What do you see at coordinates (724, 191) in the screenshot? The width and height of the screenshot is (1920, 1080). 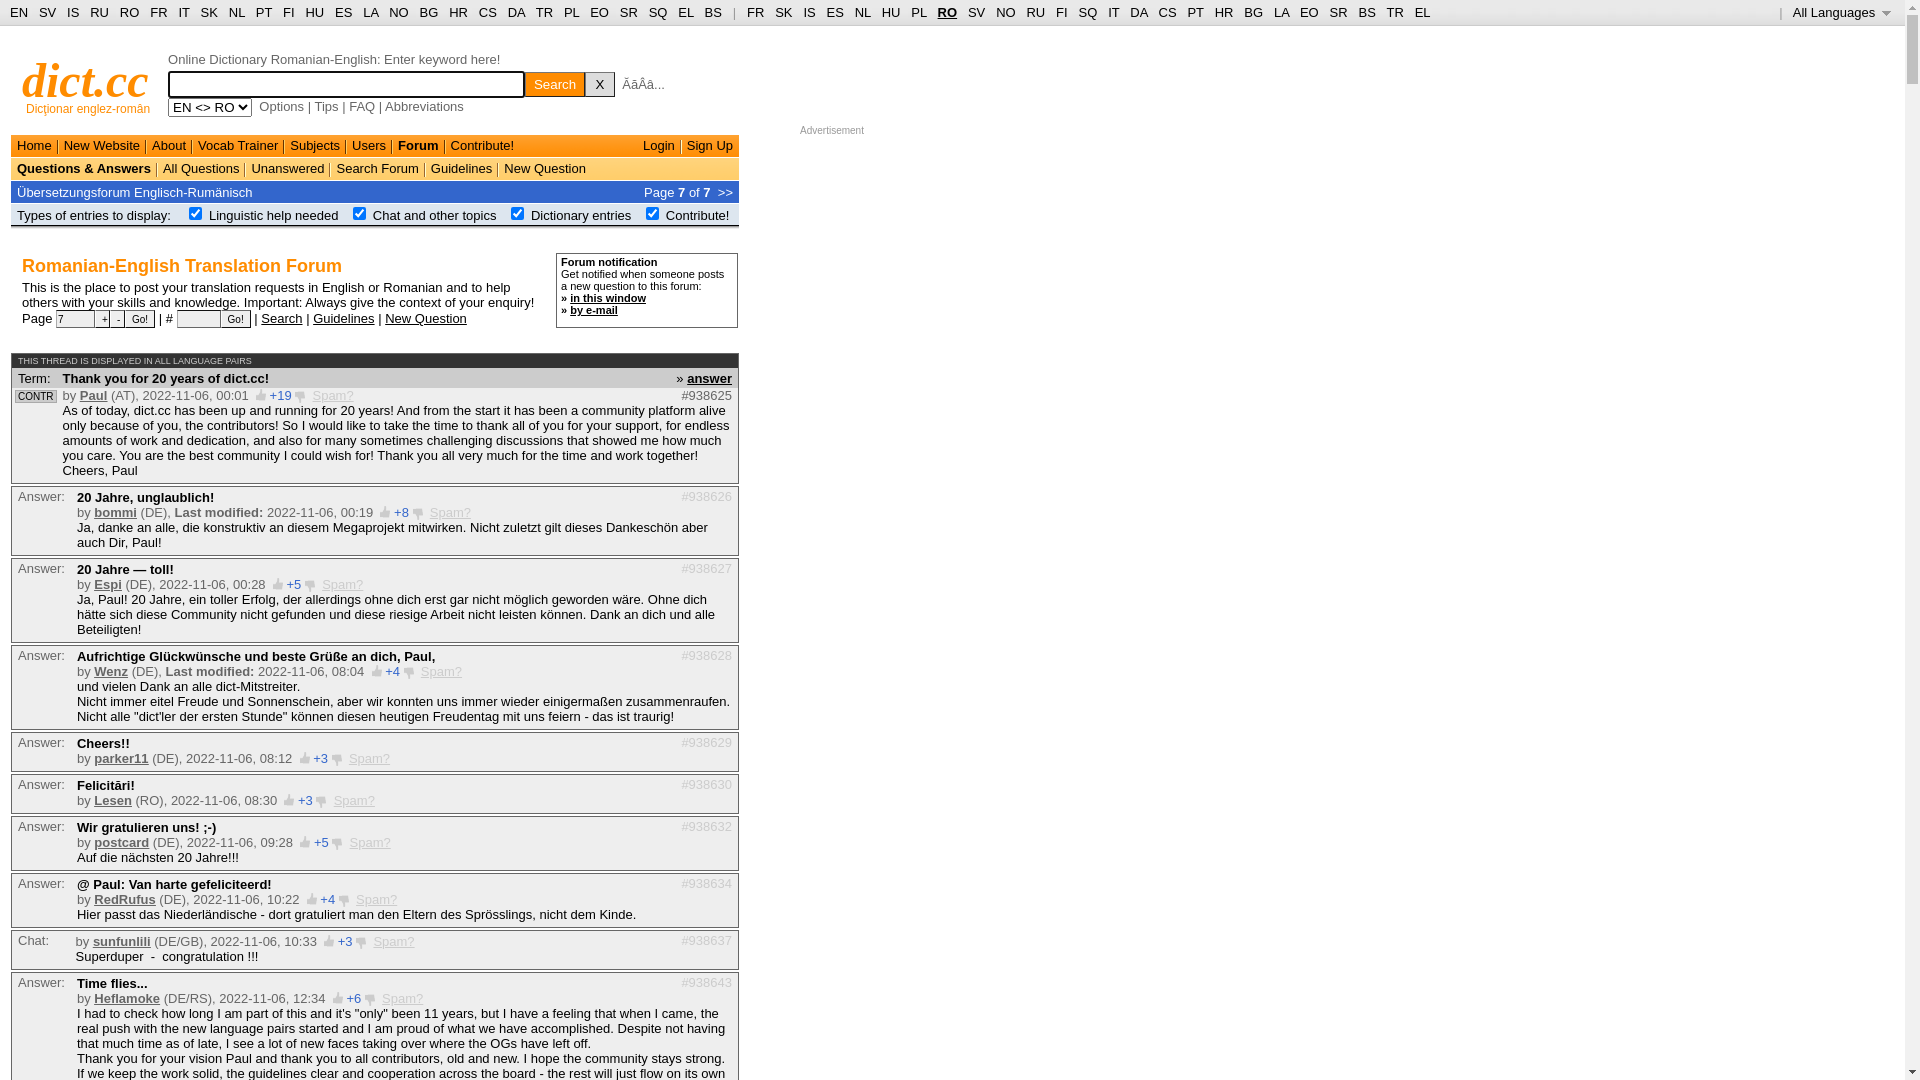 I see `'>>'` at bounding box center [724, 191].